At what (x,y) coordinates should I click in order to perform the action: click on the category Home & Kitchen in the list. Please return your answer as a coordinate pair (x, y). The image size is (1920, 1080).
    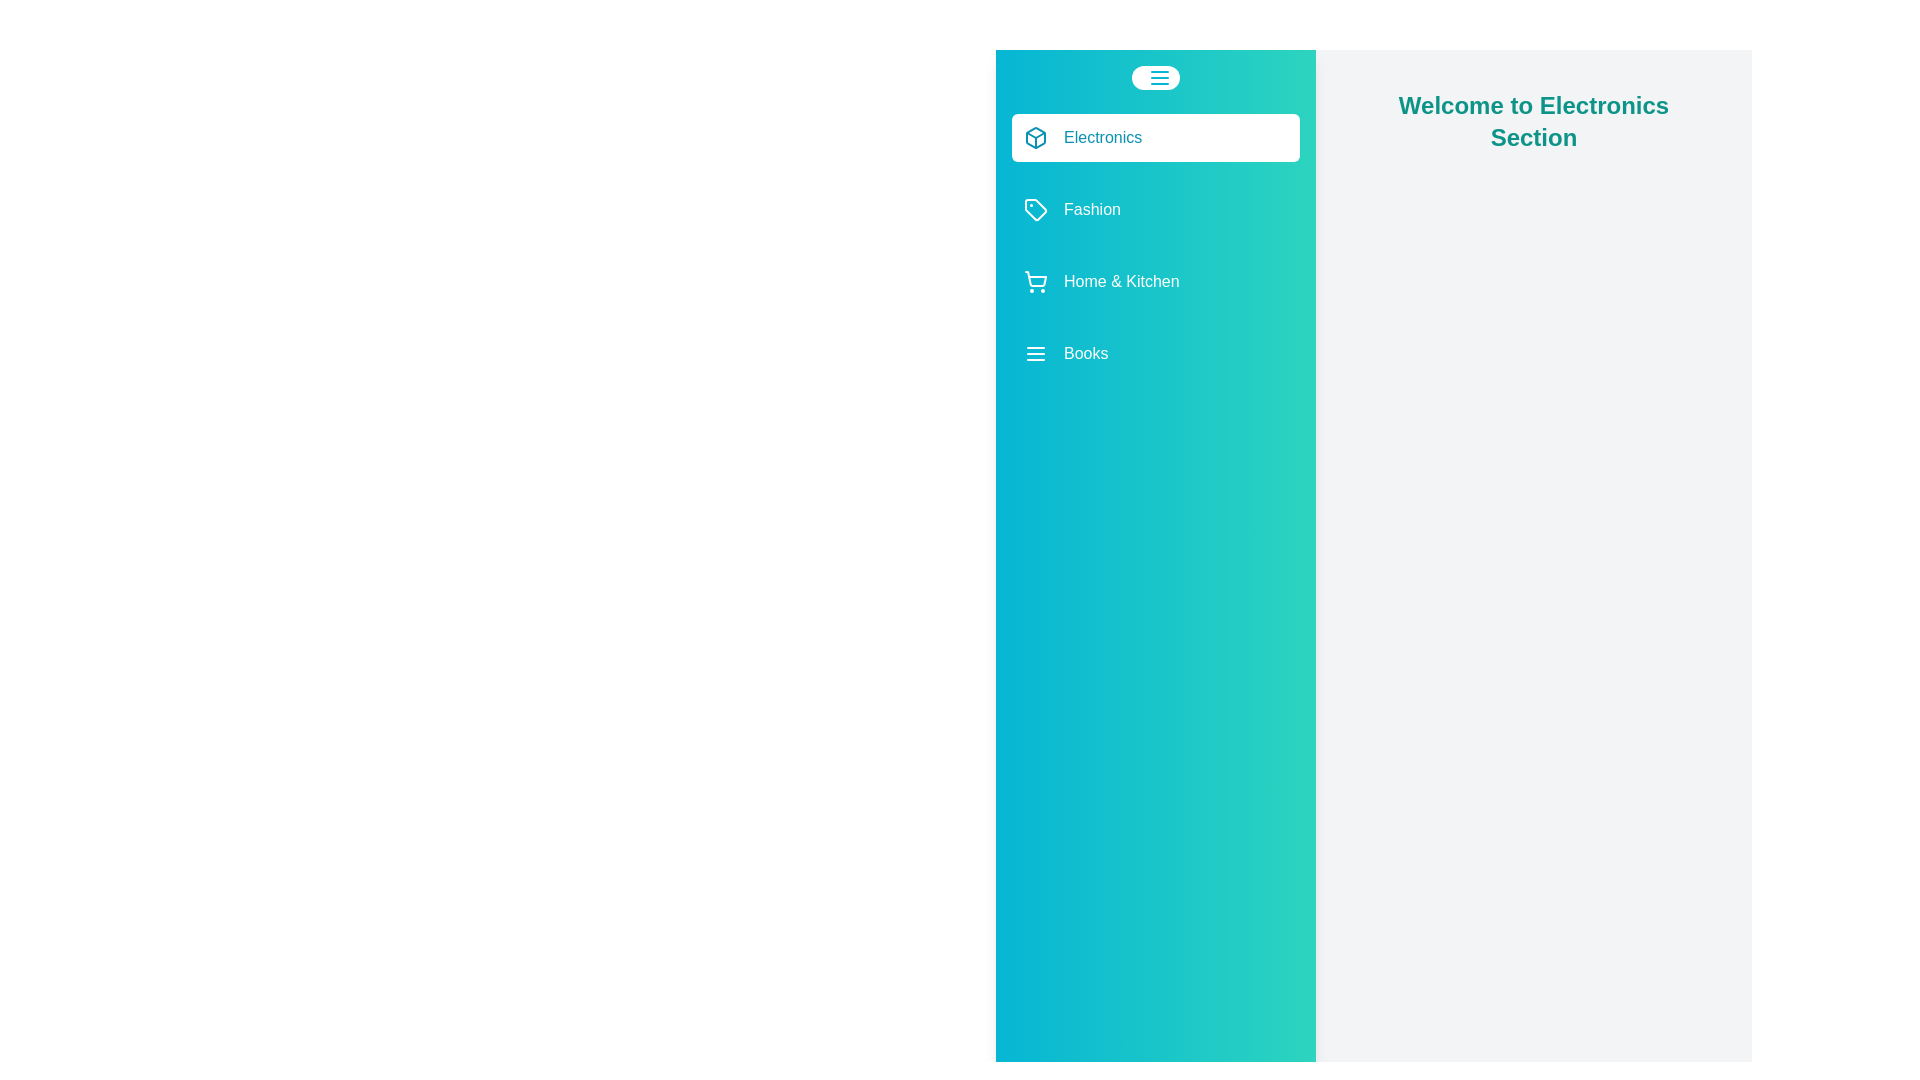
    Looking at the image, I should click on (1156, 281).